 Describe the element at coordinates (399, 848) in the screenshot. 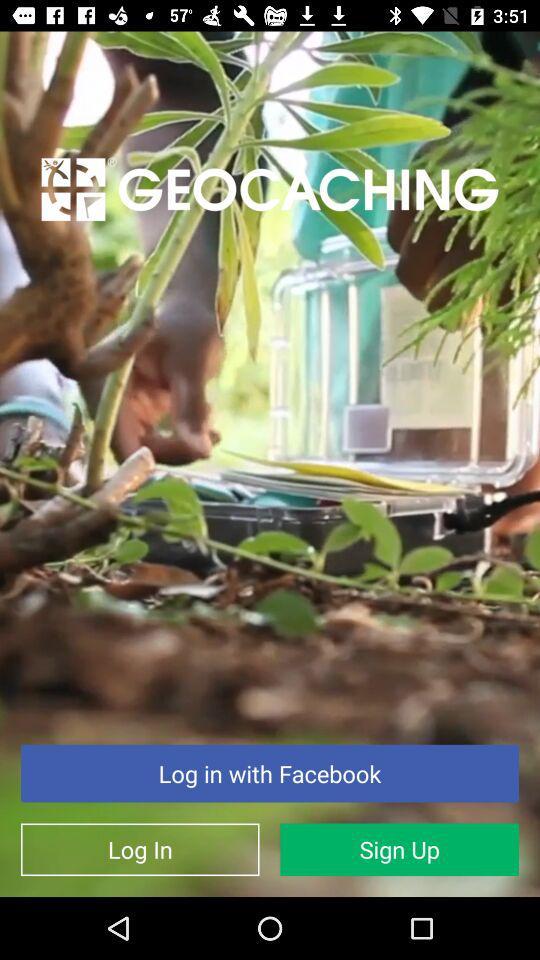

I see `the sign up at the bottom right corner` at that location.